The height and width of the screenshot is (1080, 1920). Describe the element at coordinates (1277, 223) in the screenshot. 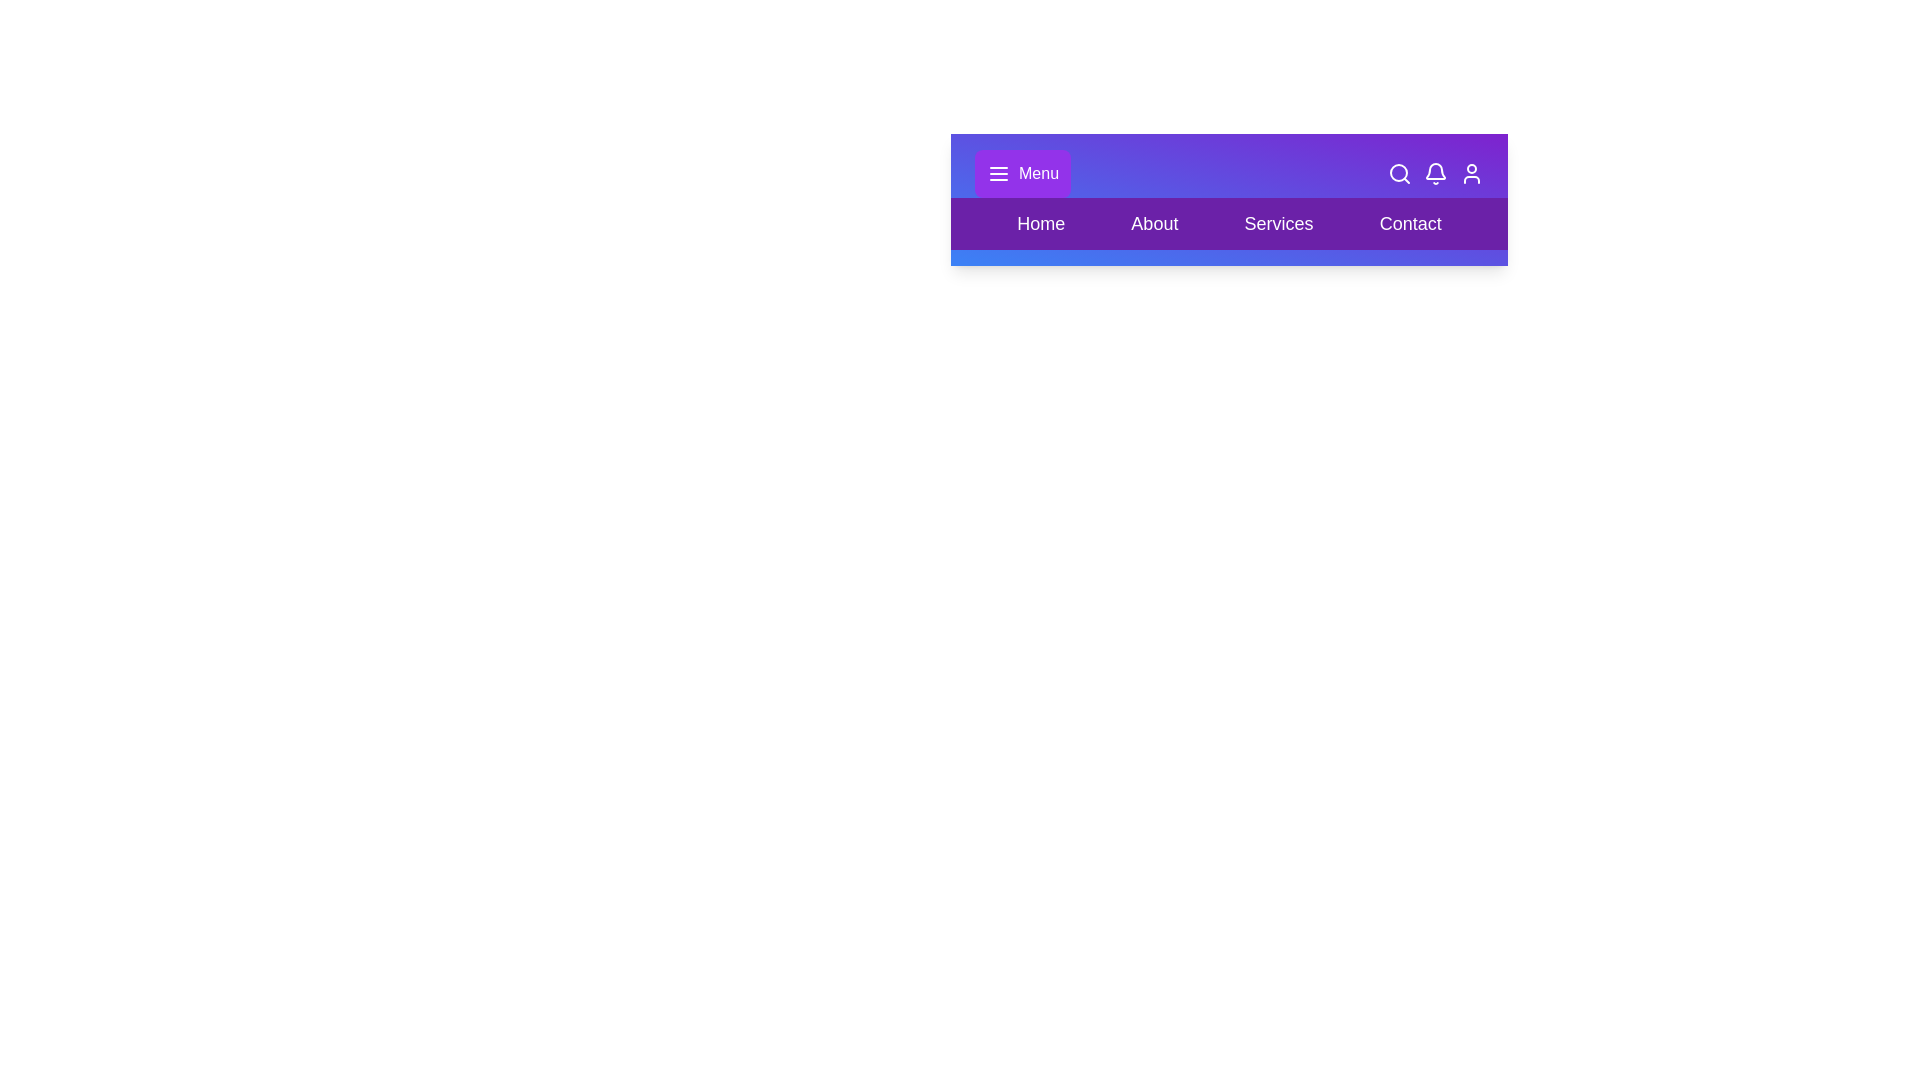

I see `the section labeled Services in the layout` at that location.